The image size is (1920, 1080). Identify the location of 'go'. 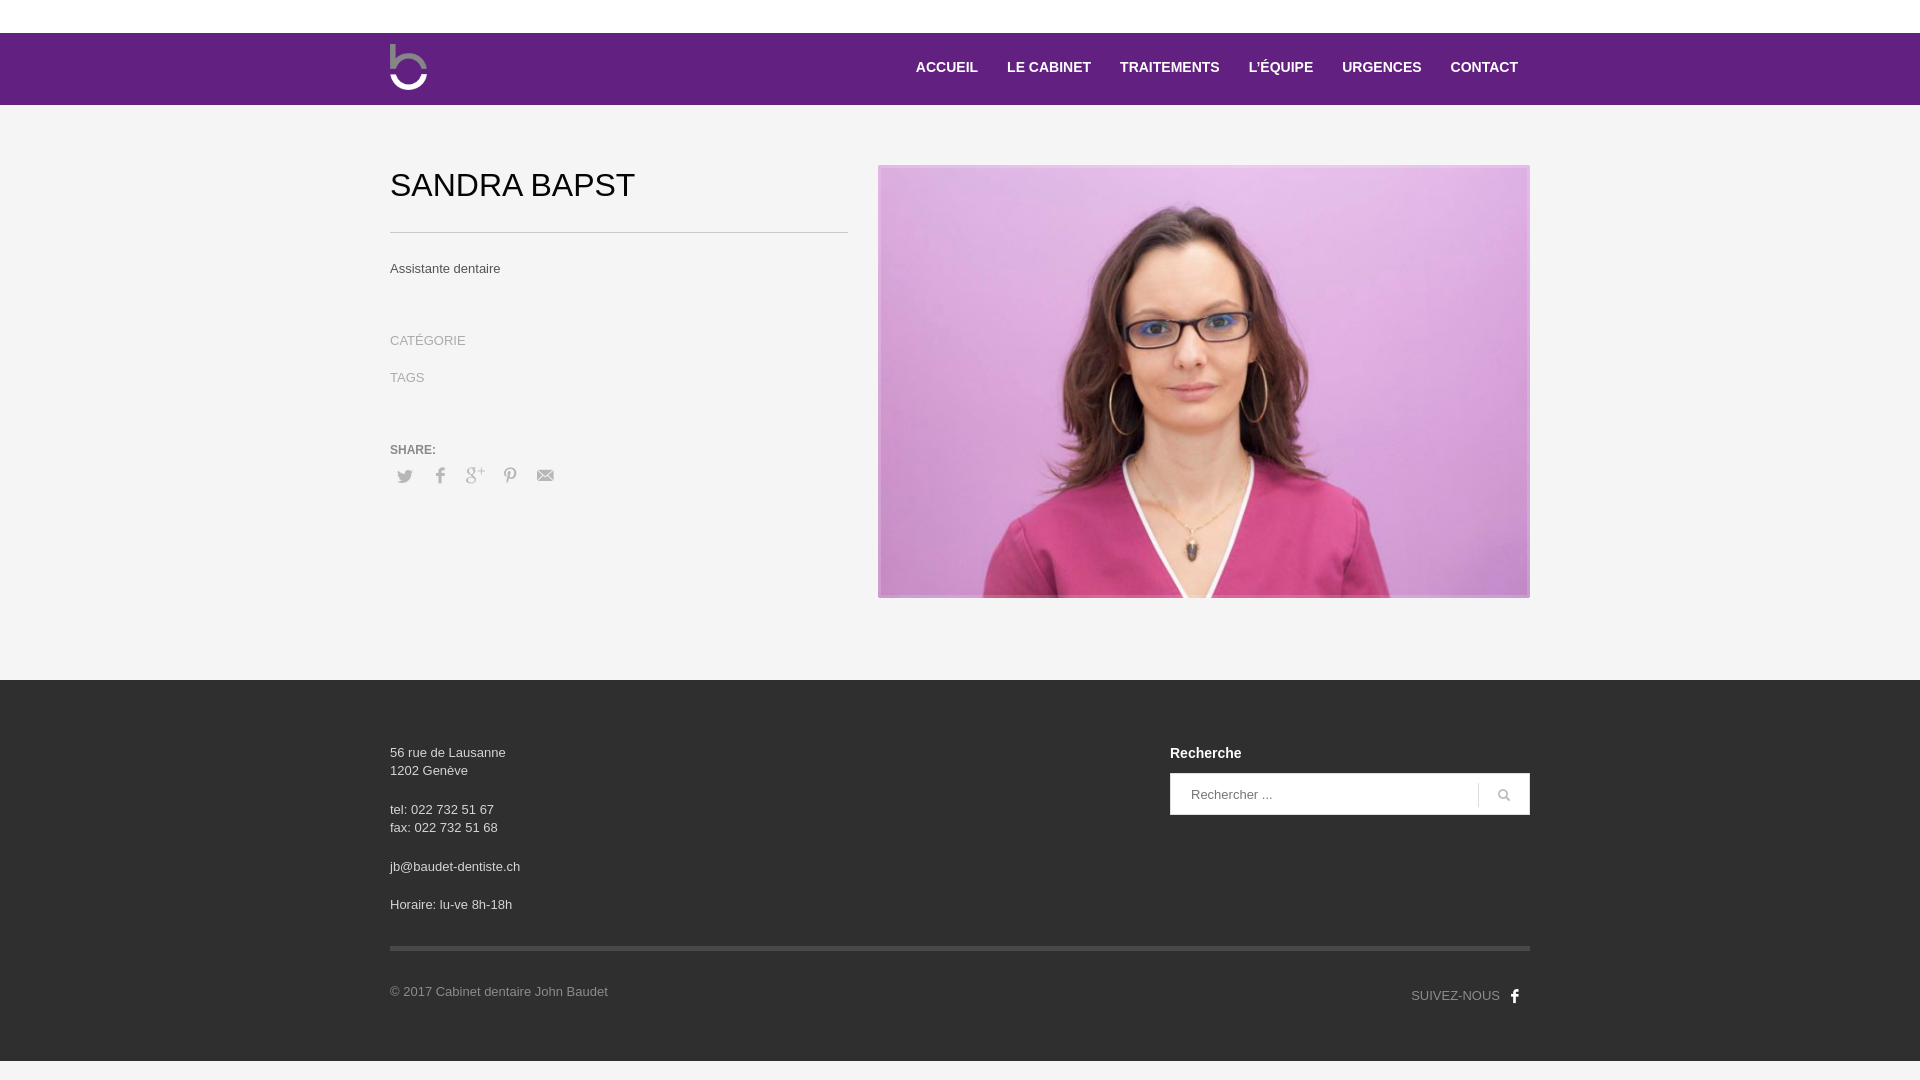
(1503, 793).